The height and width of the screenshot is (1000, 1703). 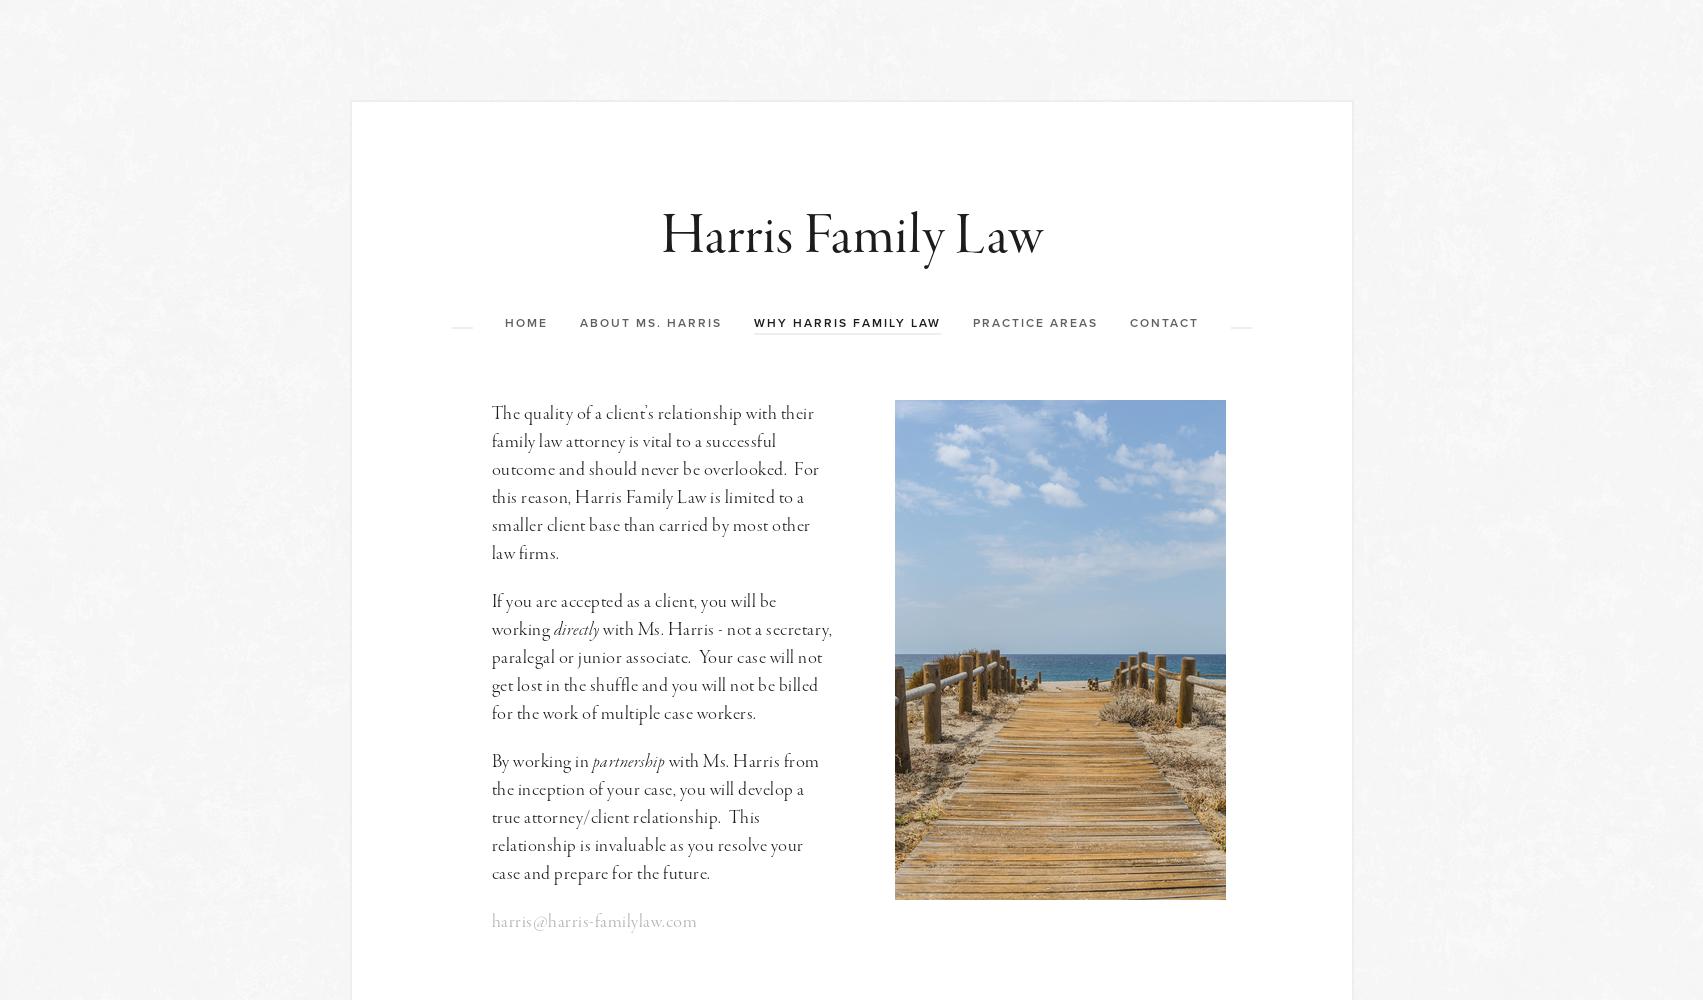 I want to click on 'The quality of a client’s relationship with their family law attorney is vital to a successful outcome and should never be overlooked.  For this reason, Harris Family Law is limited to a smaller client base than carried by most other law firms.', so click(x=490, y=482).